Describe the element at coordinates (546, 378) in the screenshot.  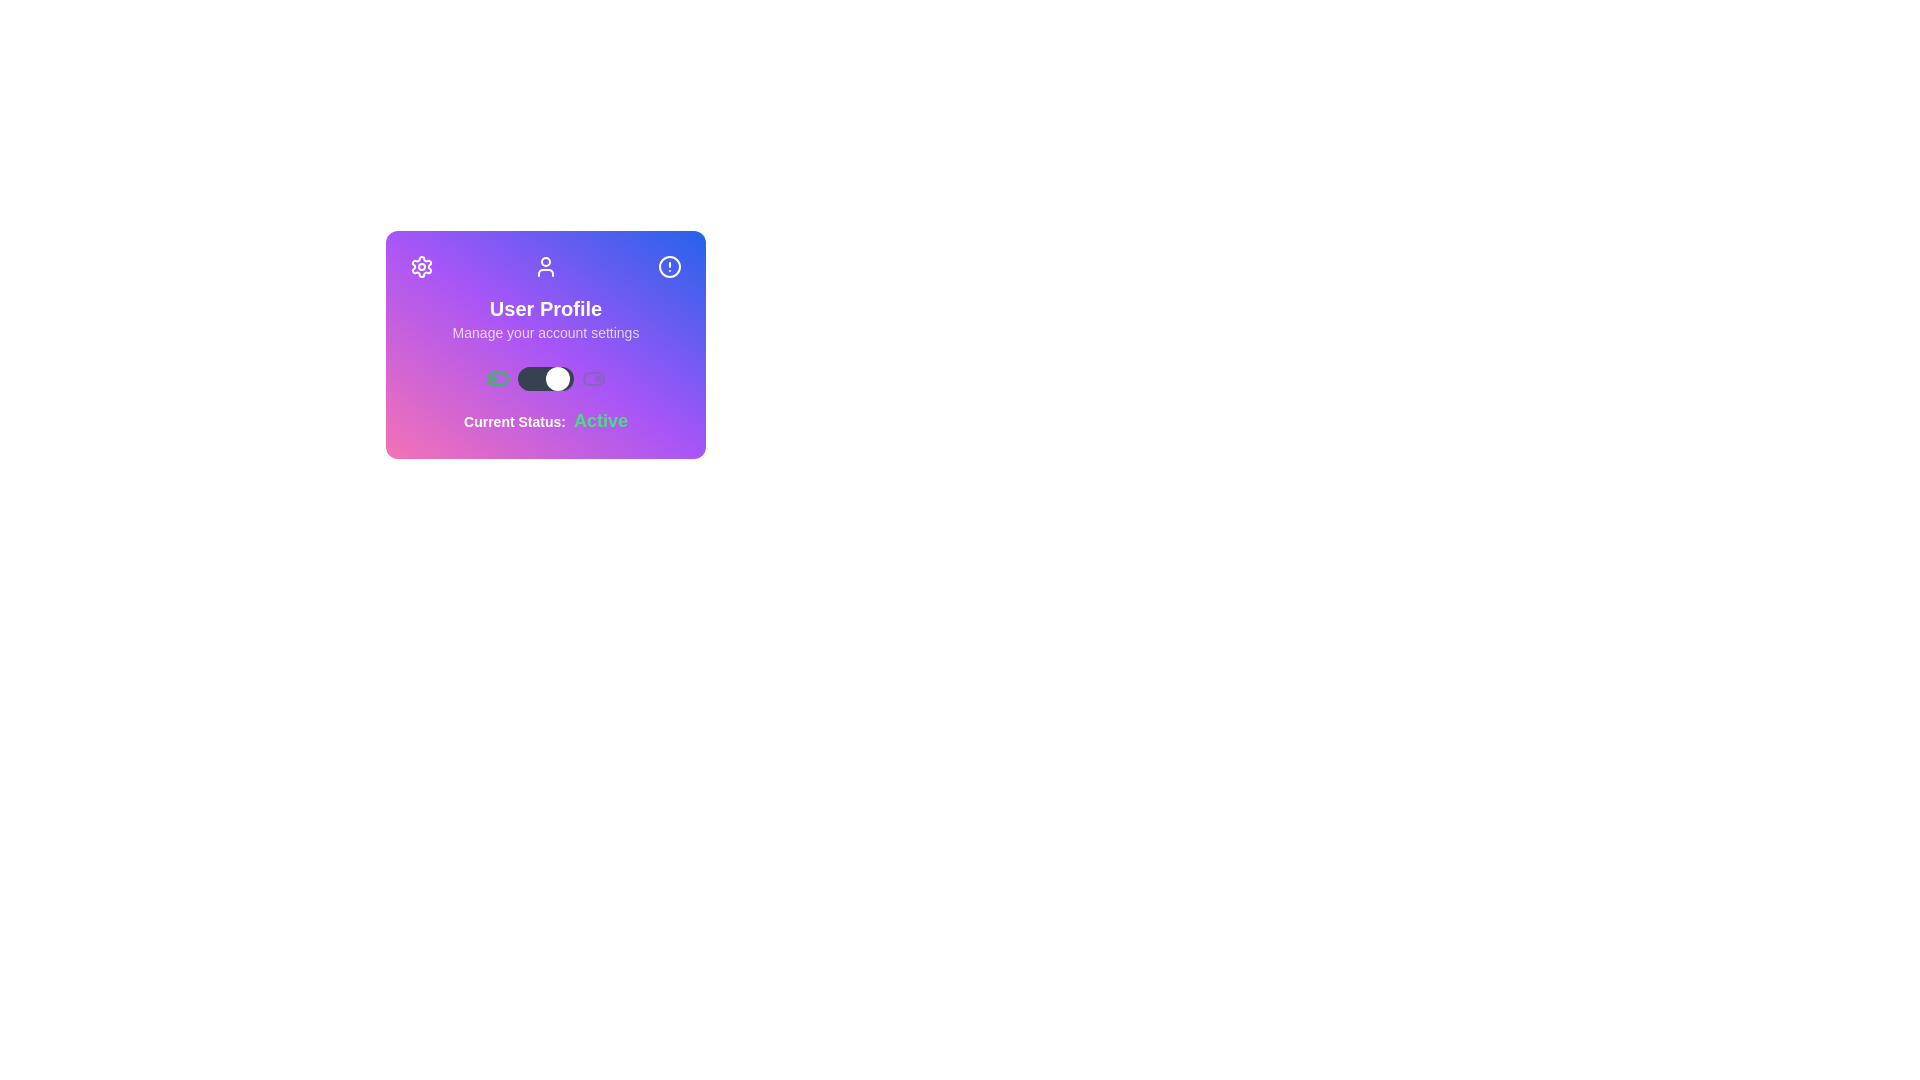
I see `the central toggle switch, which is a horizontal toggle with a dark background and a white circular toggle indicating its active state, to change its state` at that location.